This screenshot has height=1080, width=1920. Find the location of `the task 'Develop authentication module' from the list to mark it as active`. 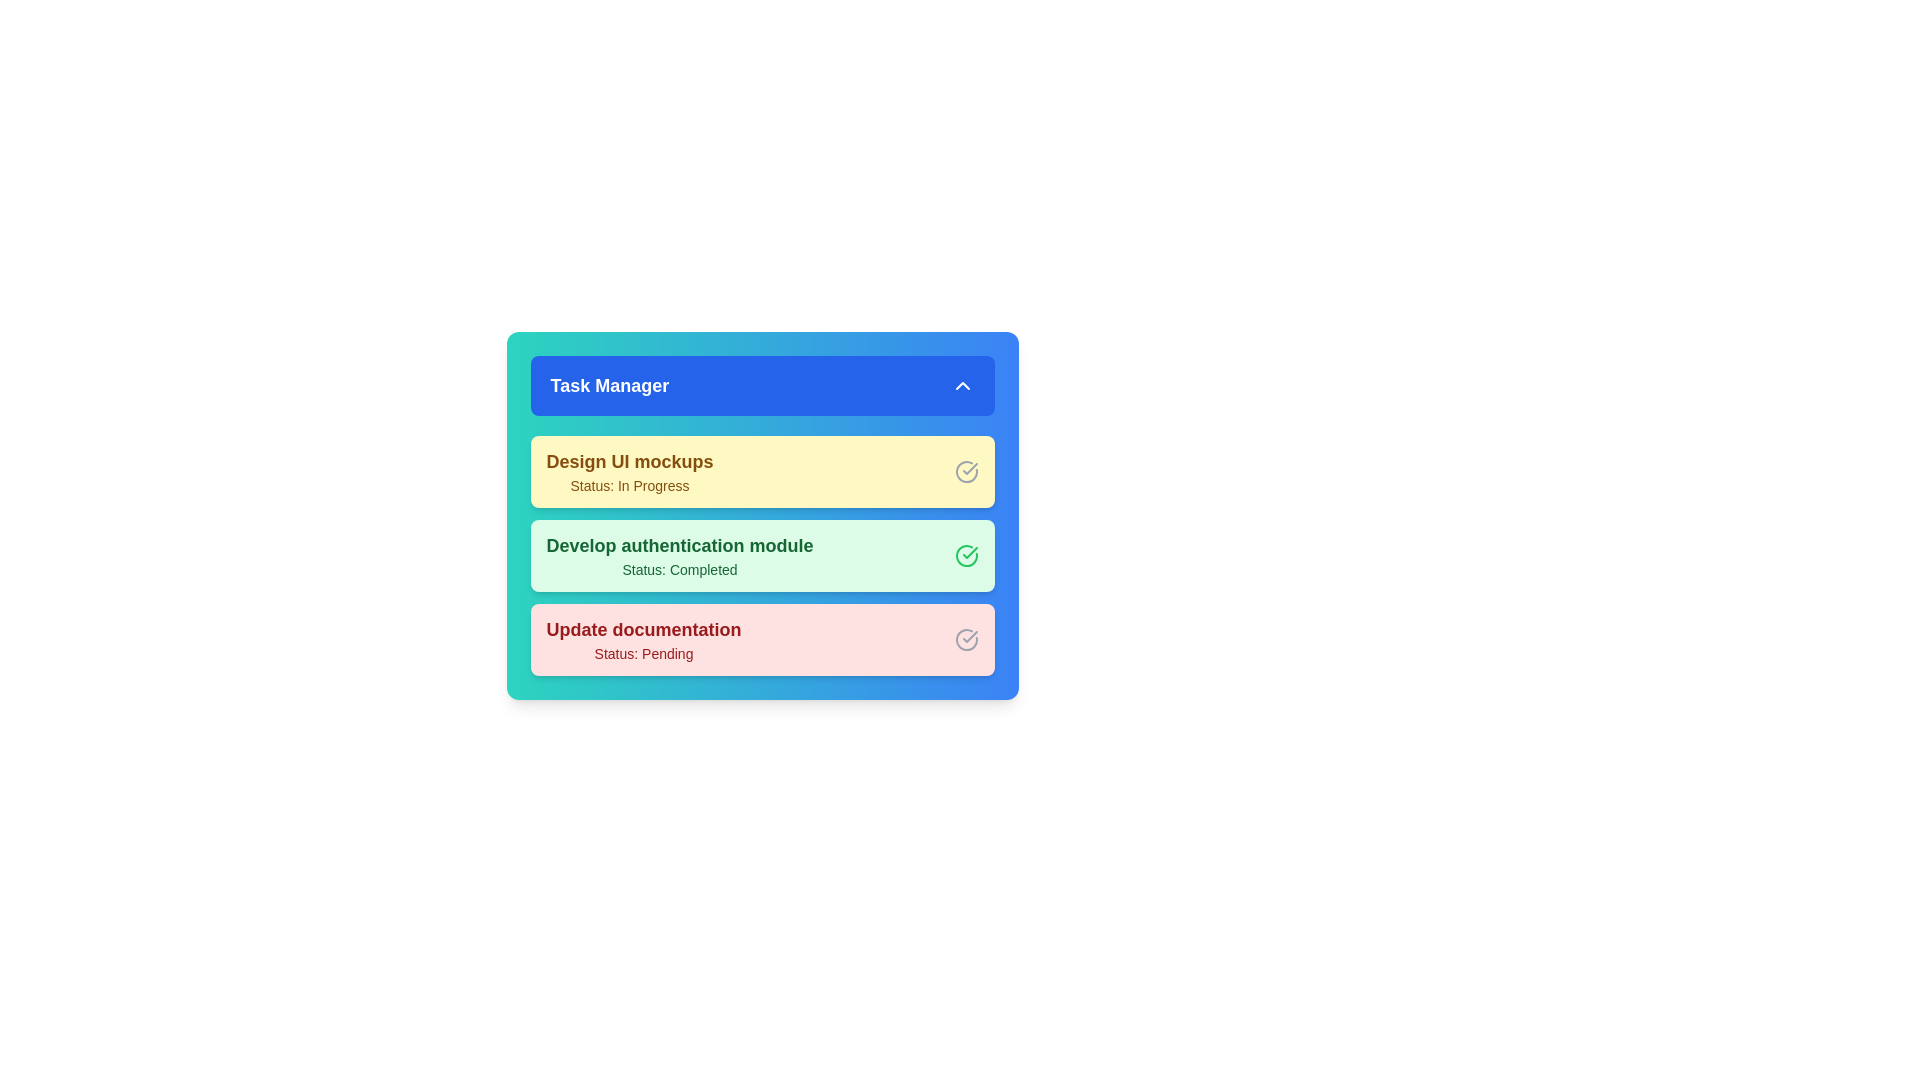

the task 'Develop authentication module' from the list to mark it as active is located at coordinates (680, 555).